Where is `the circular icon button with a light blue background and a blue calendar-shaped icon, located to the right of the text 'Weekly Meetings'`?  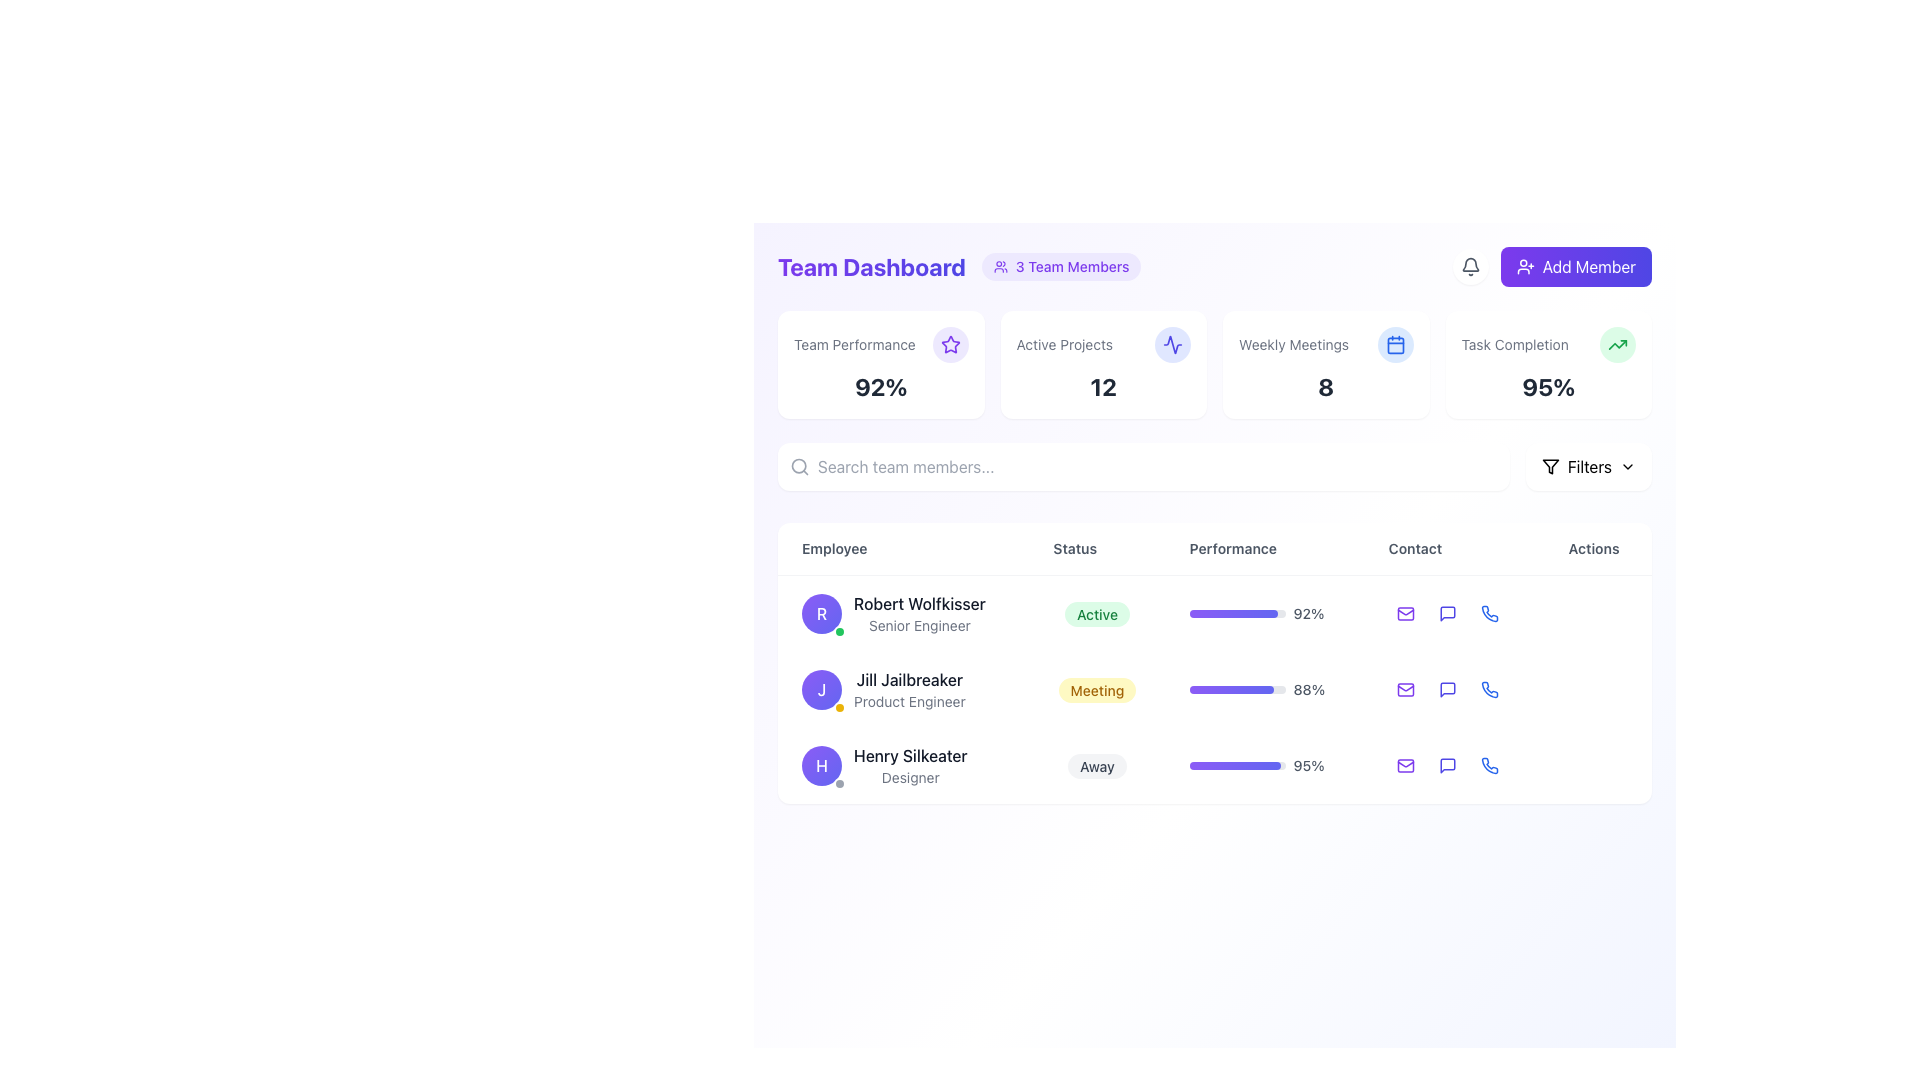
the circular icon button with a light blue background and a blue calendar-shaped icon, located to the right of the text 'Weekly Meetings' is located at coordinates (1394, 343).